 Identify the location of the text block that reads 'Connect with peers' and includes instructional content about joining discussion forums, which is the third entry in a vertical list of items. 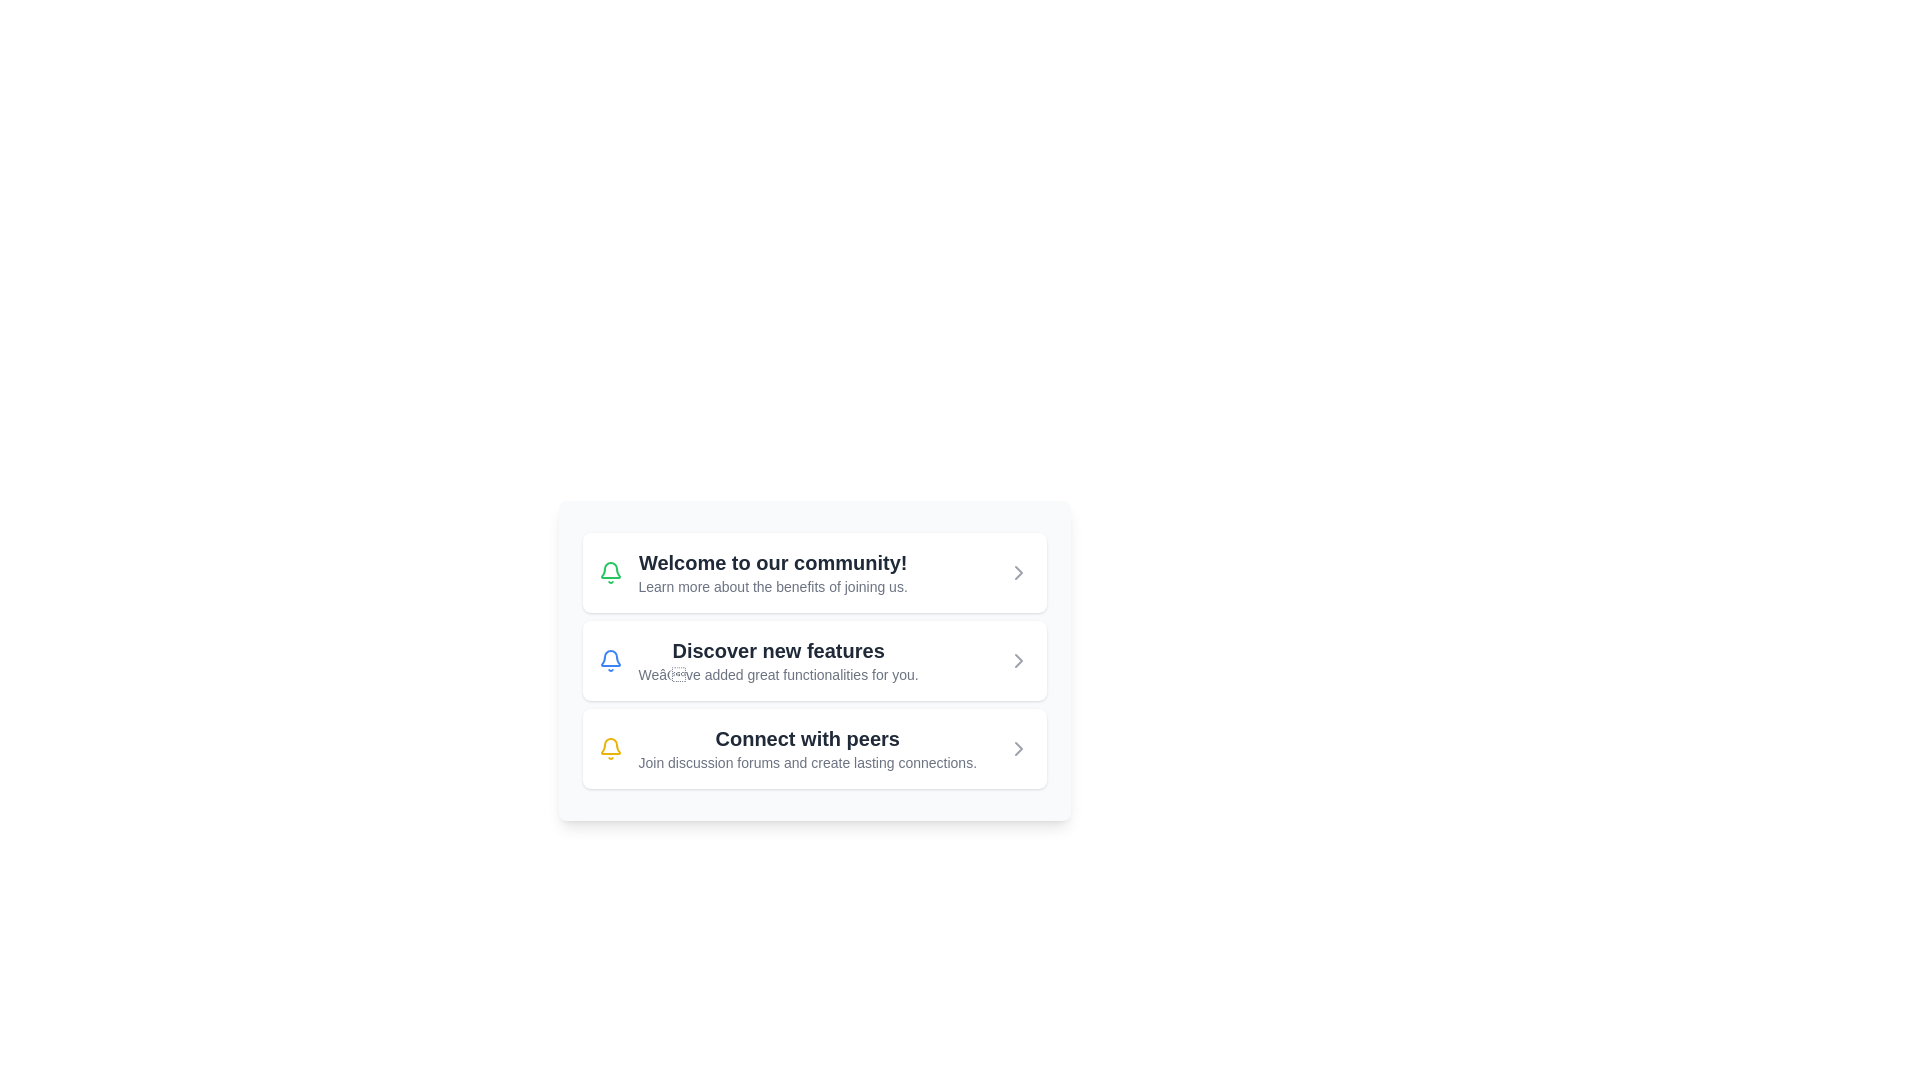
(807, 748).